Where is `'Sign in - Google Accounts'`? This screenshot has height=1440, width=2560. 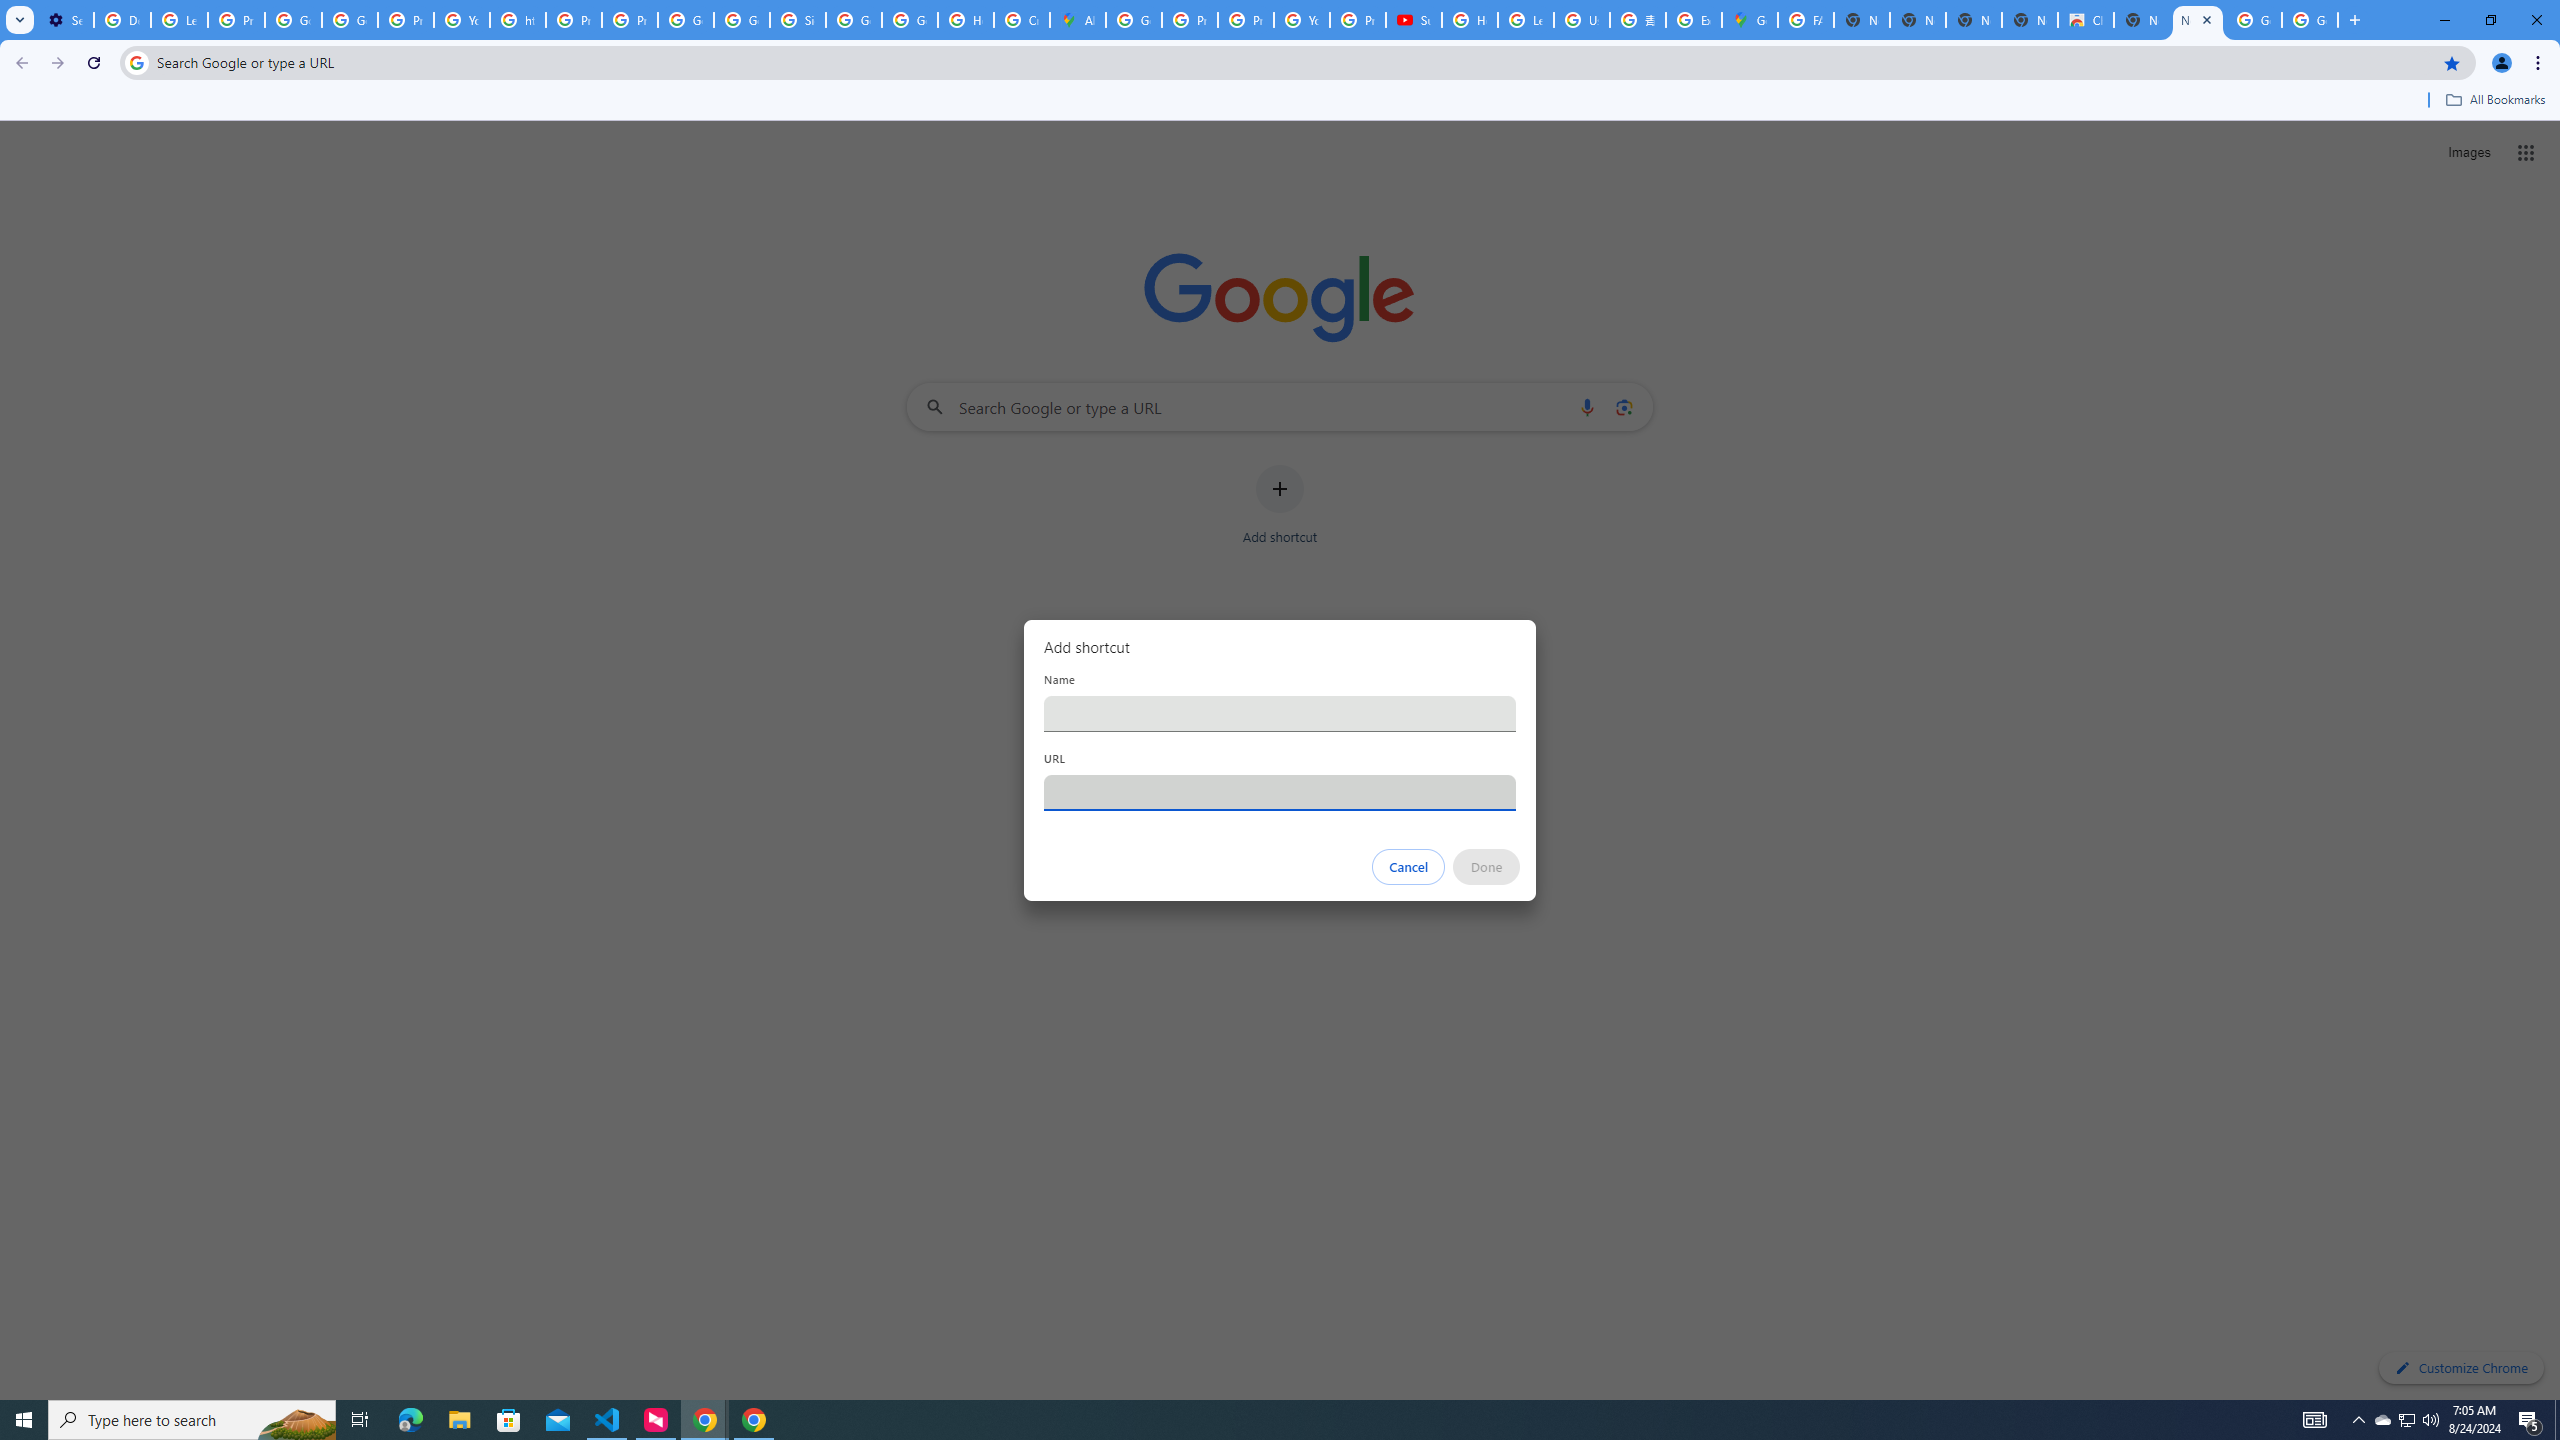
'Sign in - Google Accounts' is located at coordinates (796, 19).